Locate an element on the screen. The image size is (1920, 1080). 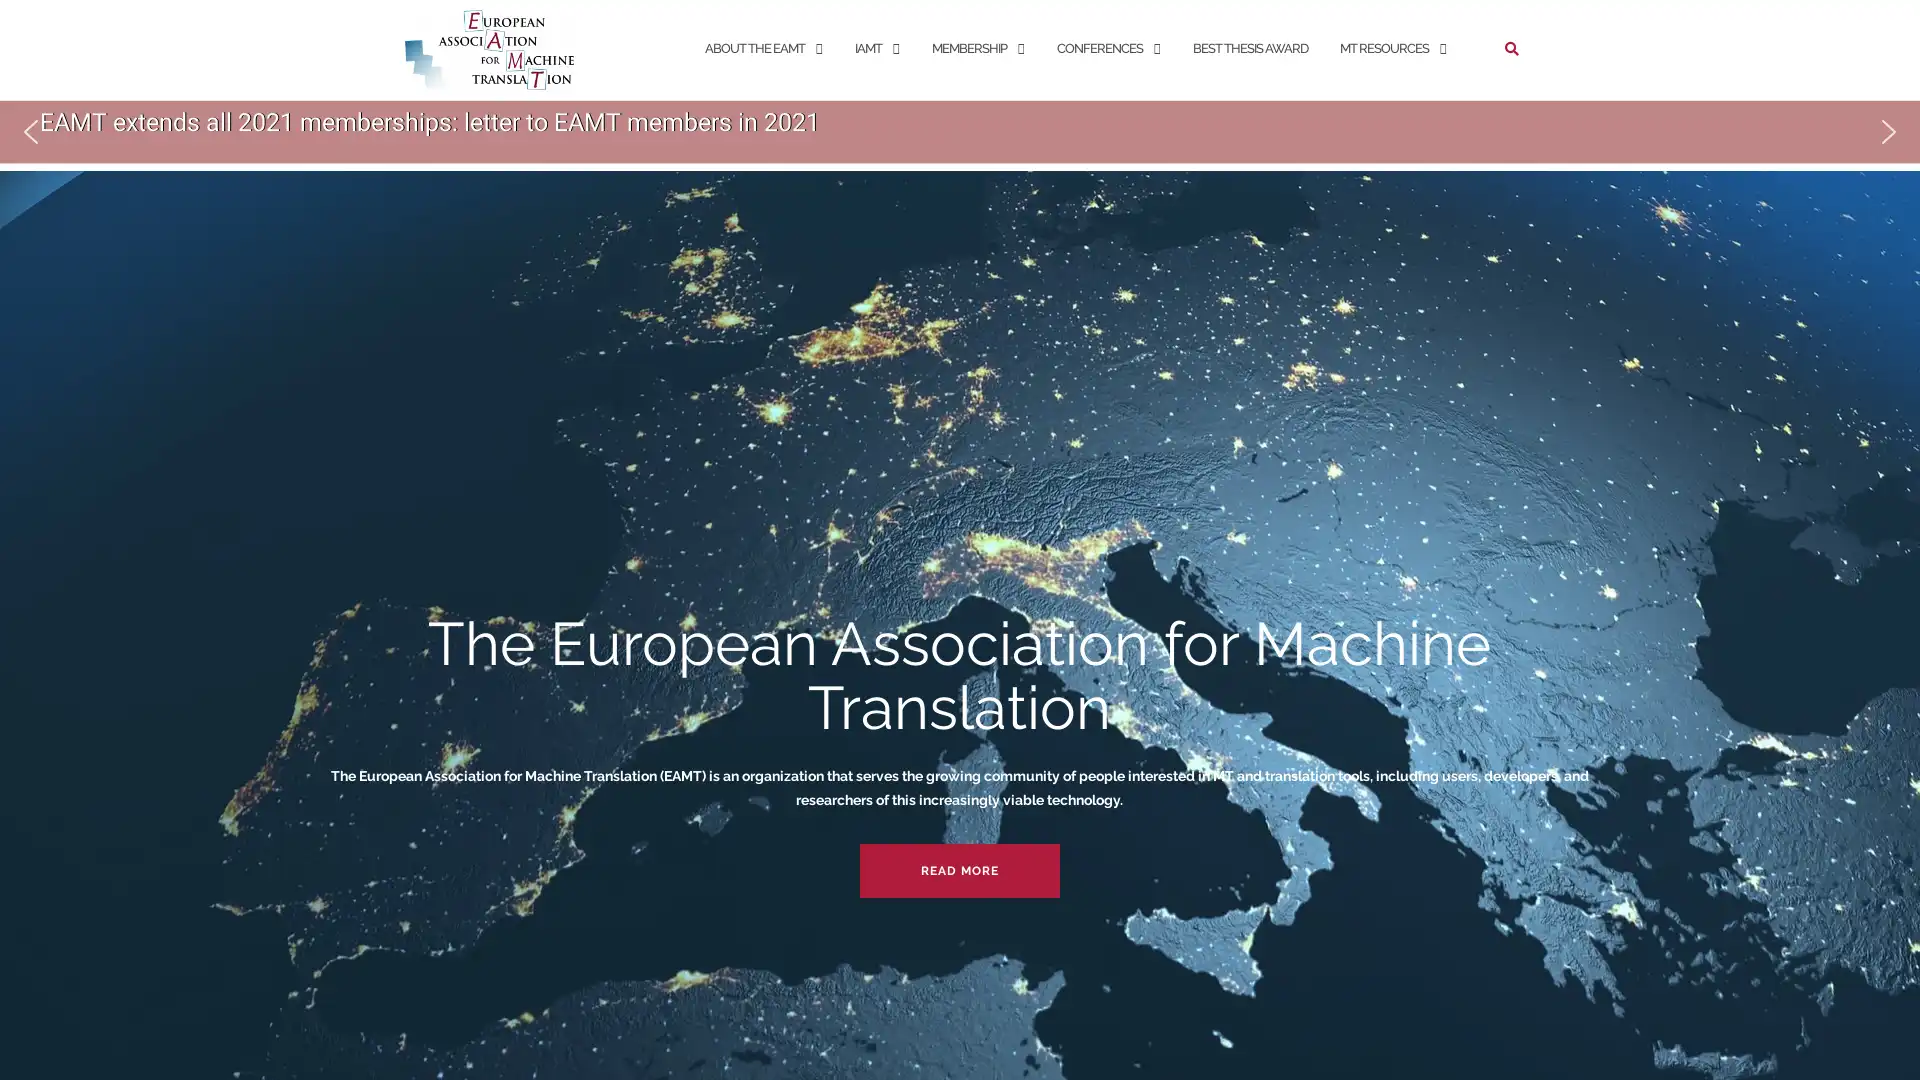
previous arrow is located at coordinates (30, 131).